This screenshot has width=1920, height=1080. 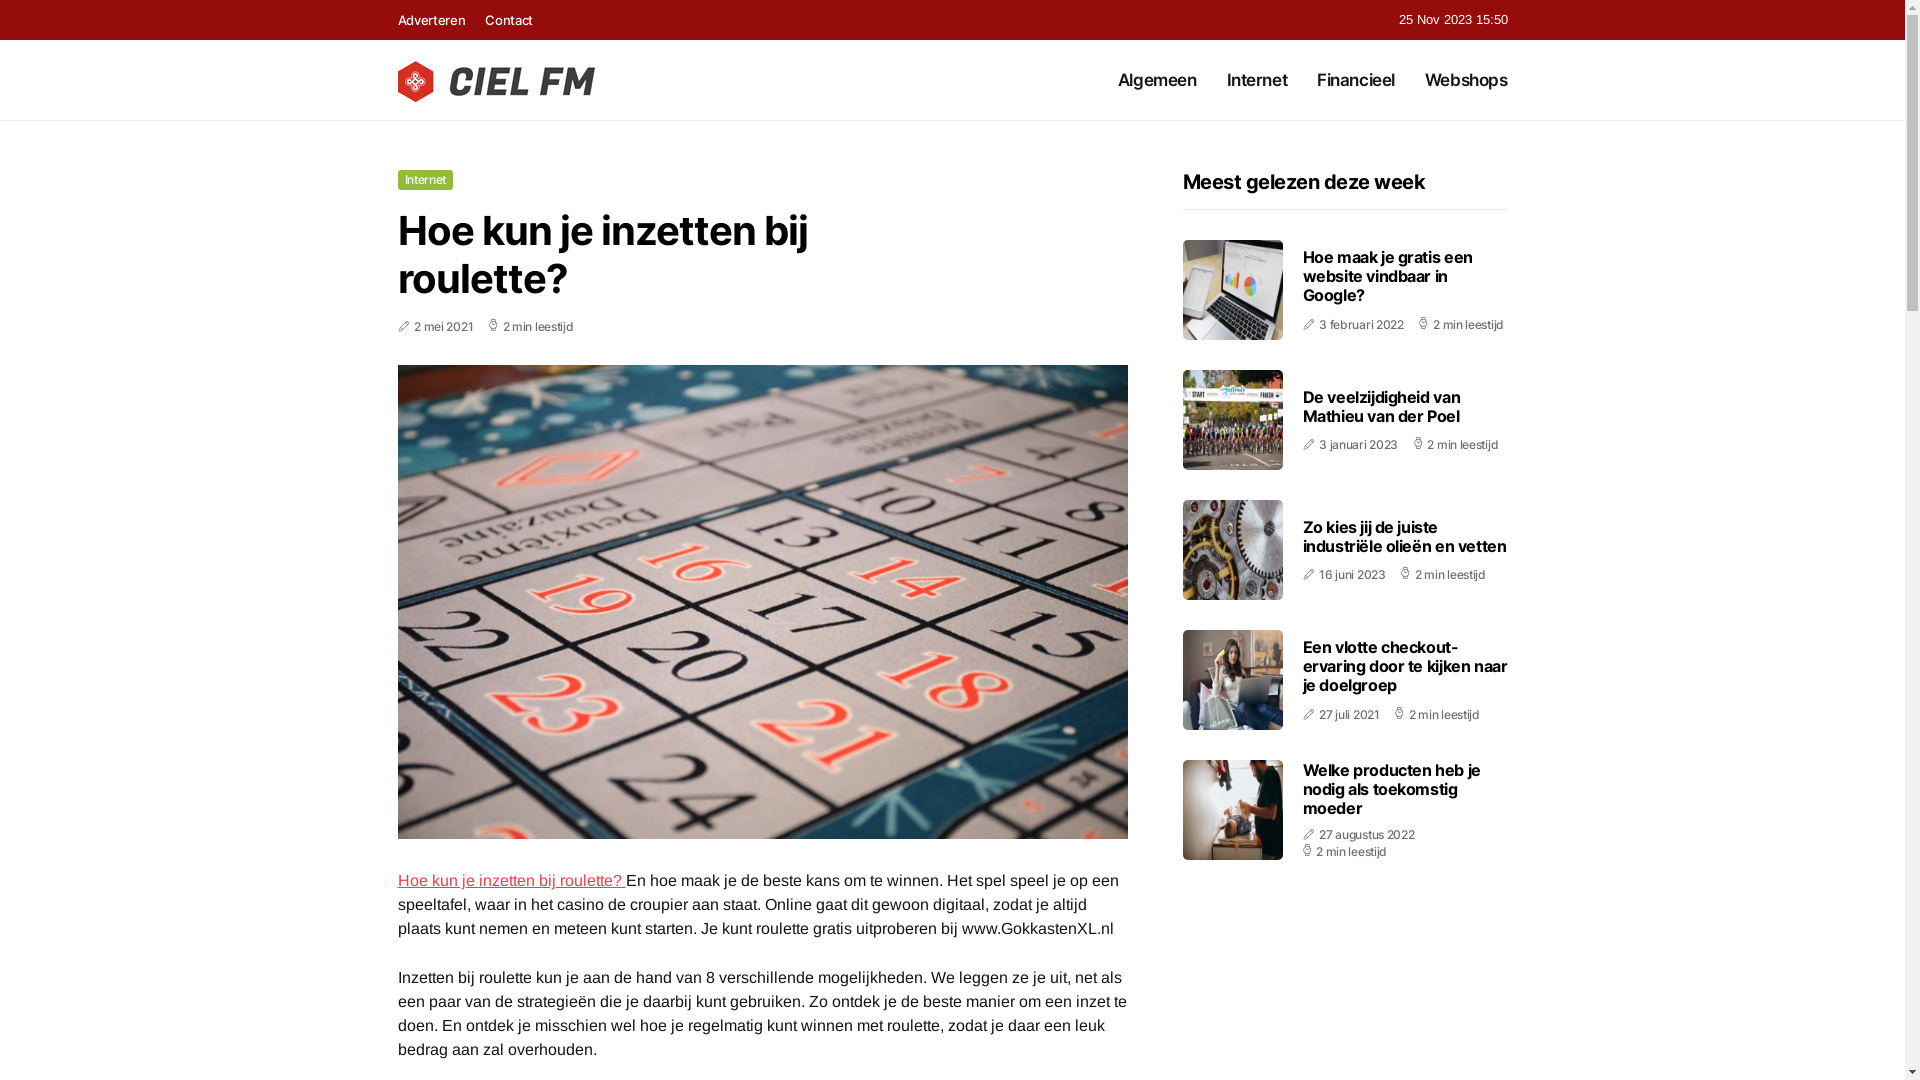 I want to click on 'Internet', so click(x=398, y=180).